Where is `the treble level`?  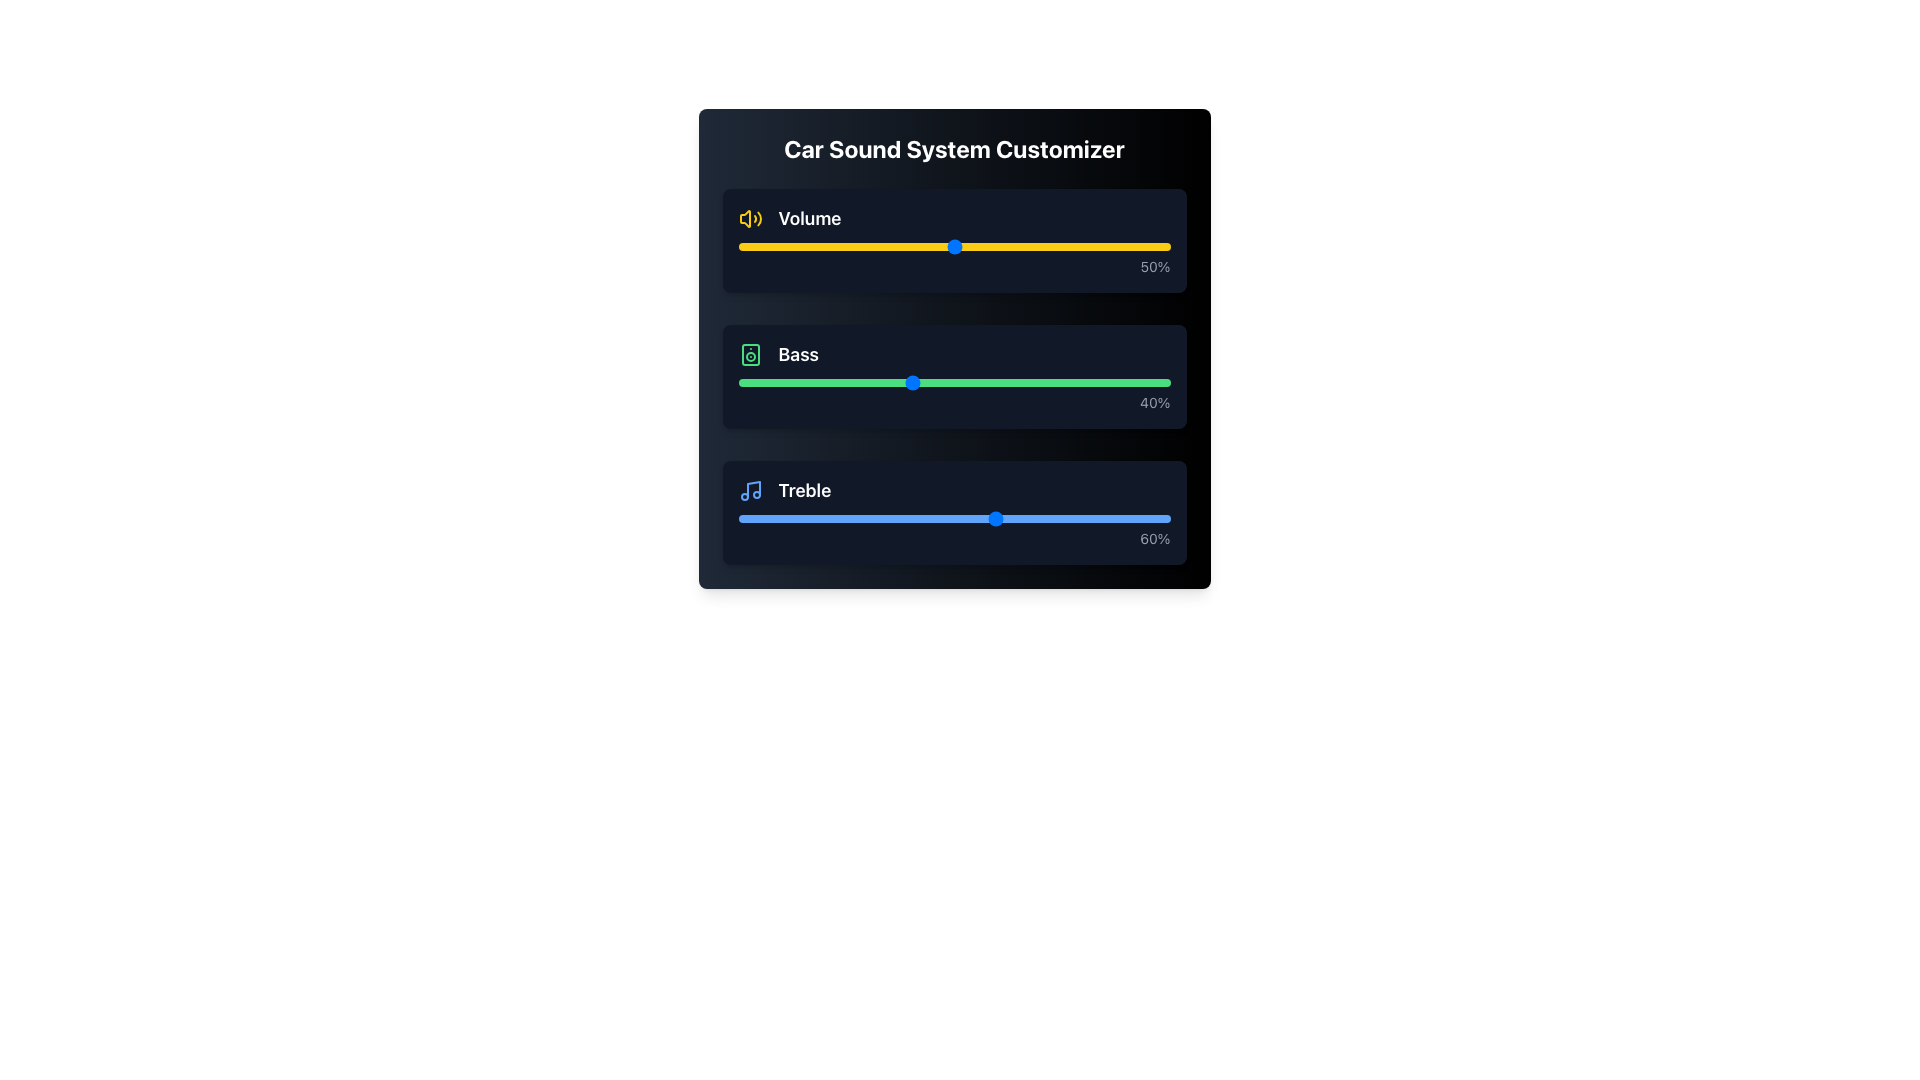
the treble level is located at coordinates (767, 518).